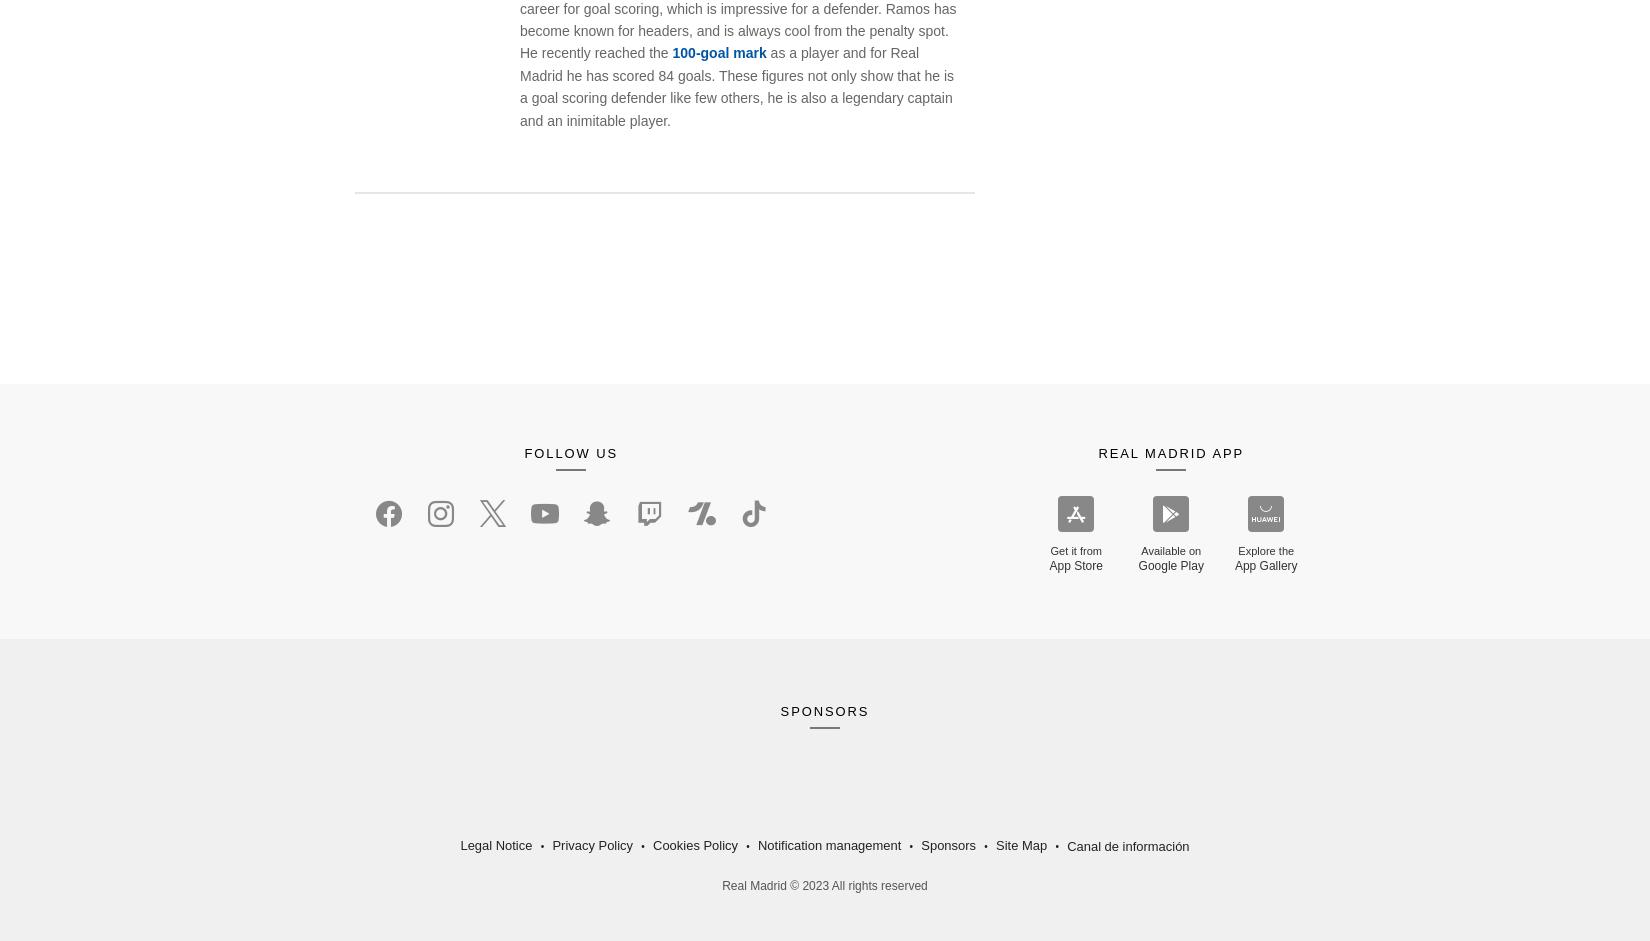 The height and width of the screenshot is (941, 1650). Describe the element at coordinates (1021, 844) in the screenshot. I see `'Site Map'` at that location.